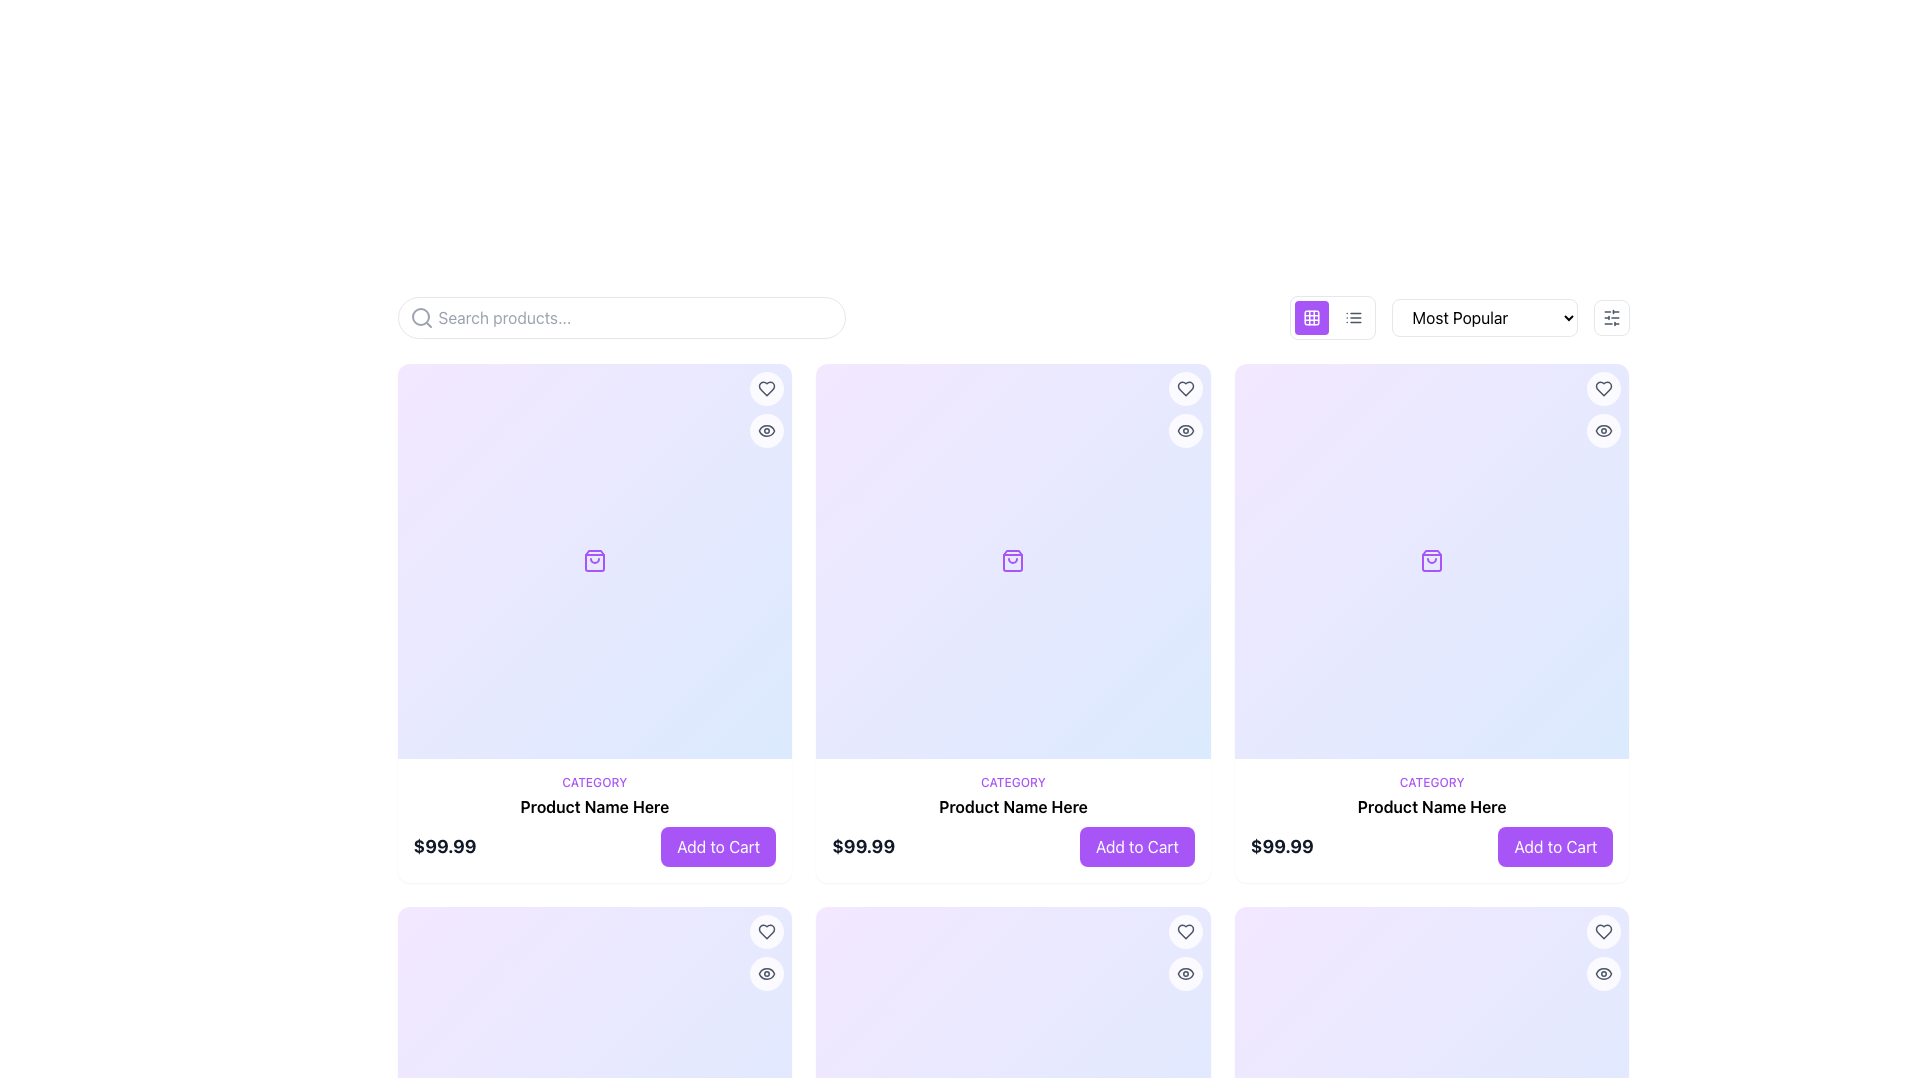 This screenshot has width=1920, height=1080. I want to click on the button located, so click(1604, 389).